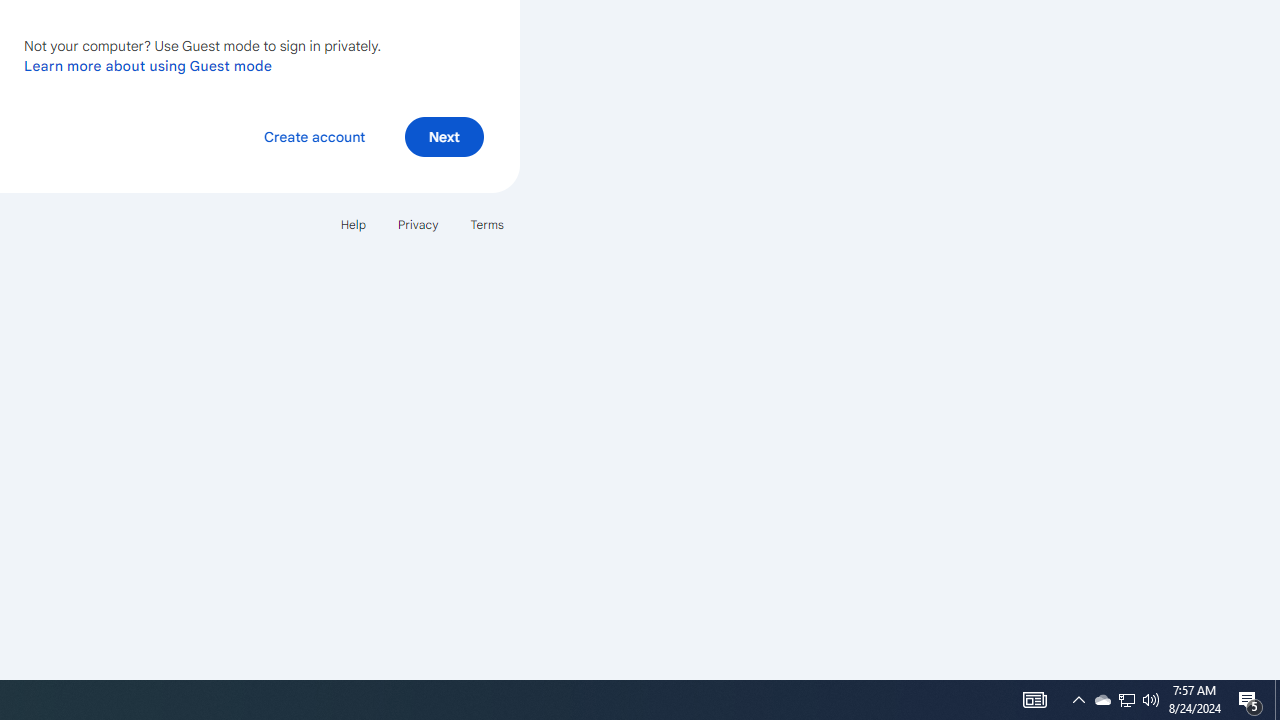  Describe the element at coordinates (416, 224) in the screenshot. I see `'Privacy'` at that location.